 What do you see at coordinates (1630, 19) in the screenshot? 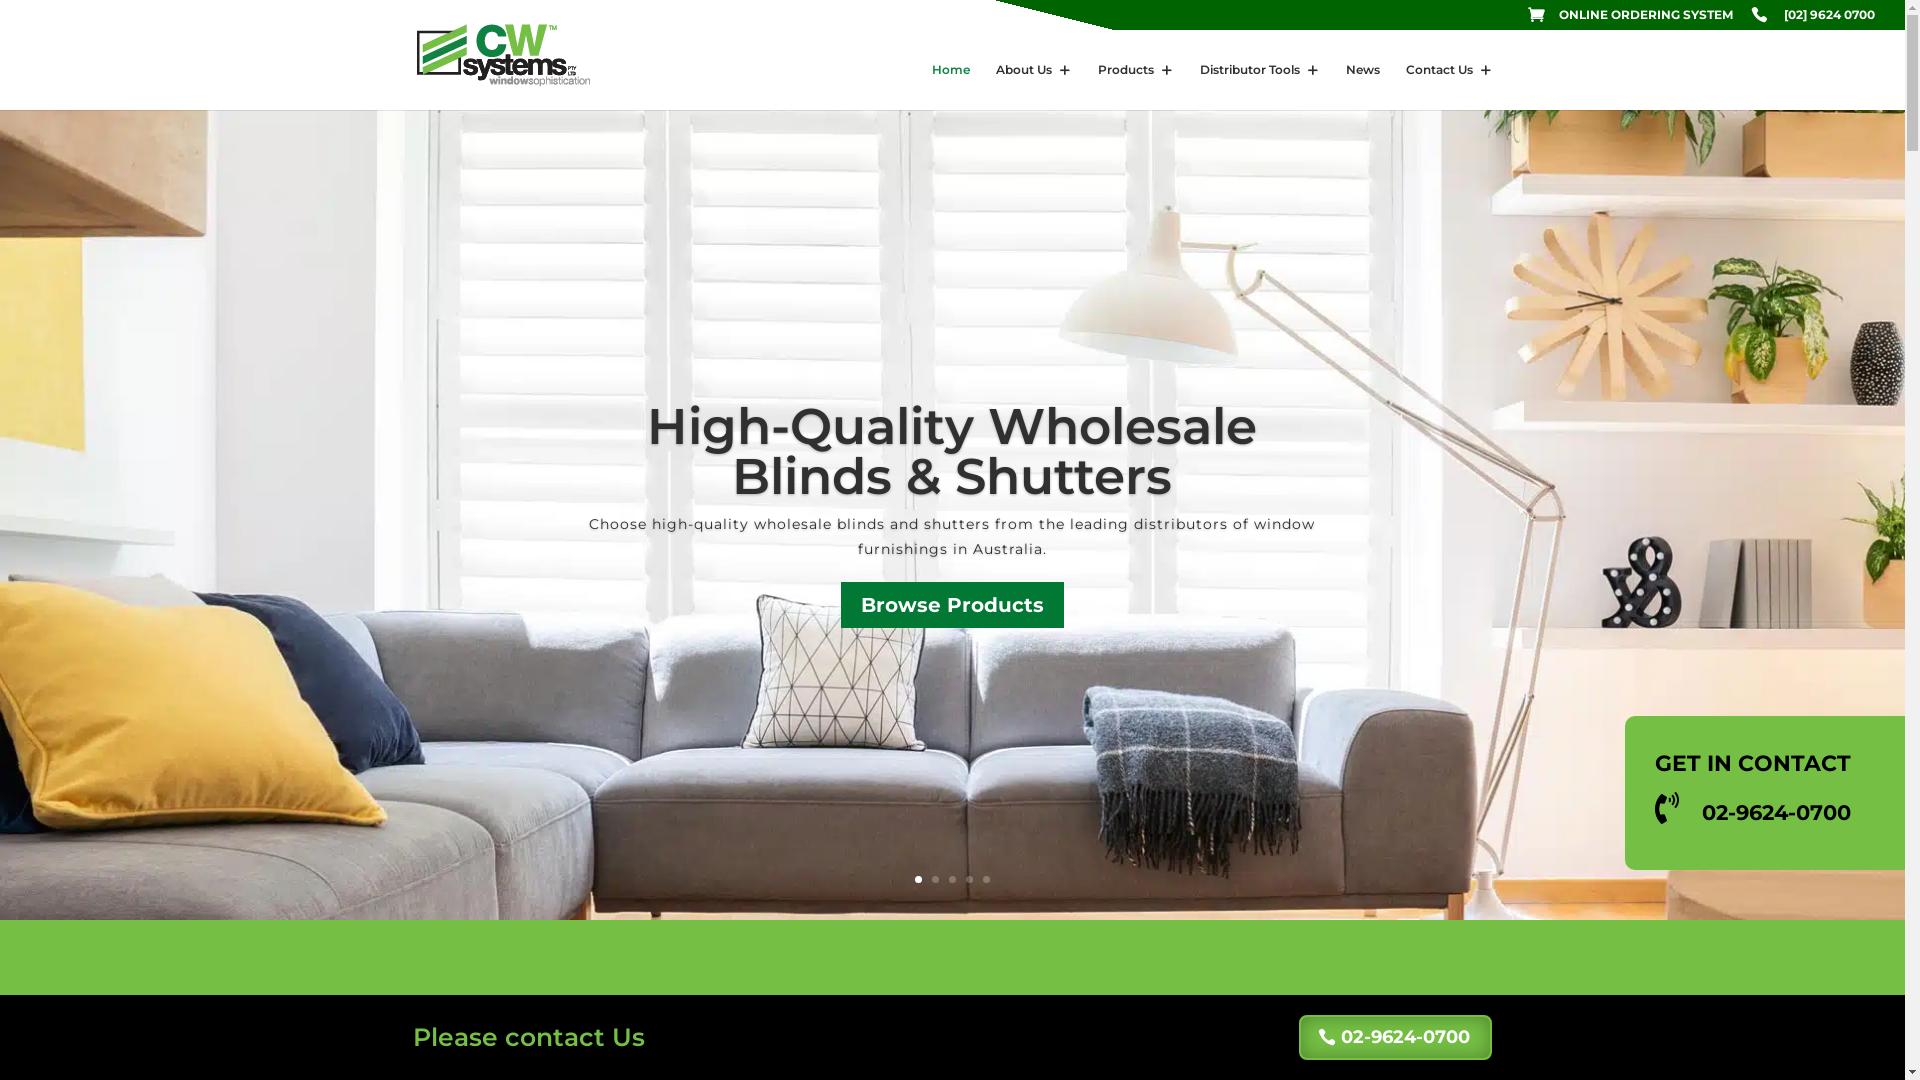
I see `'ONLINE ORDERING SYSTEM'` at bounding box center [1630, 19].